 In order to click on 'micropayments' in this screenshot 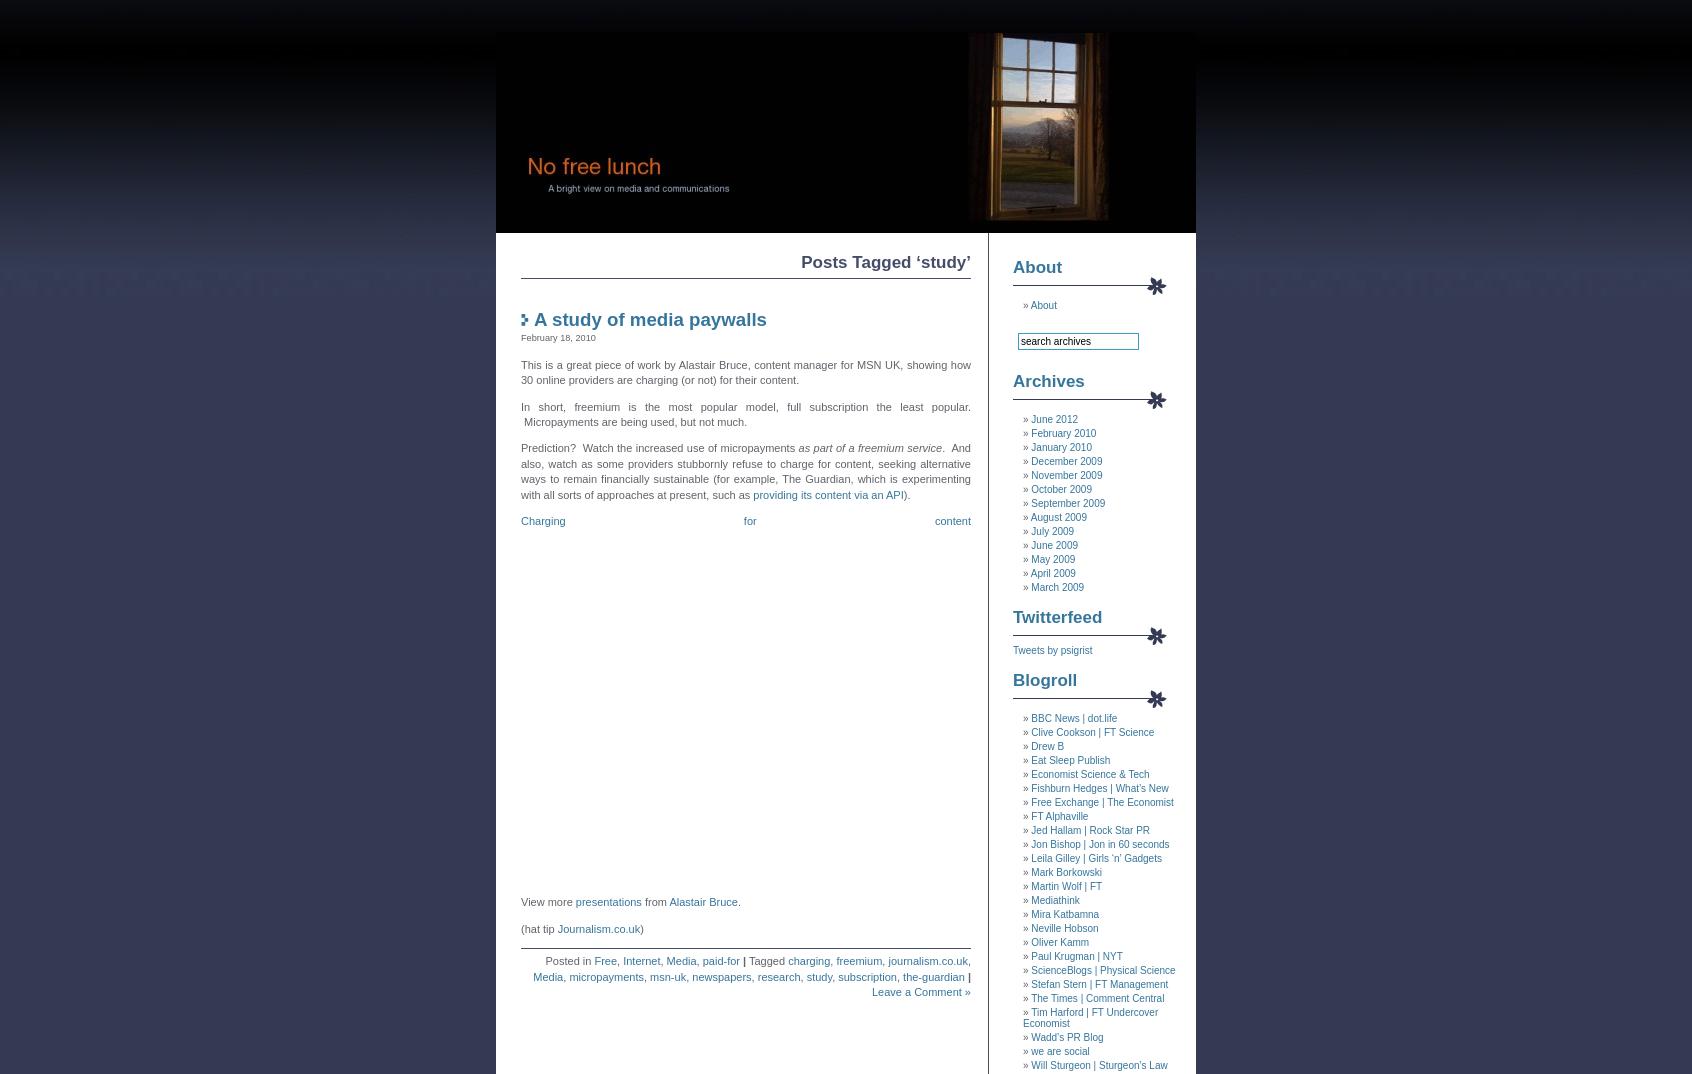, I will do `click(568, 975)`.